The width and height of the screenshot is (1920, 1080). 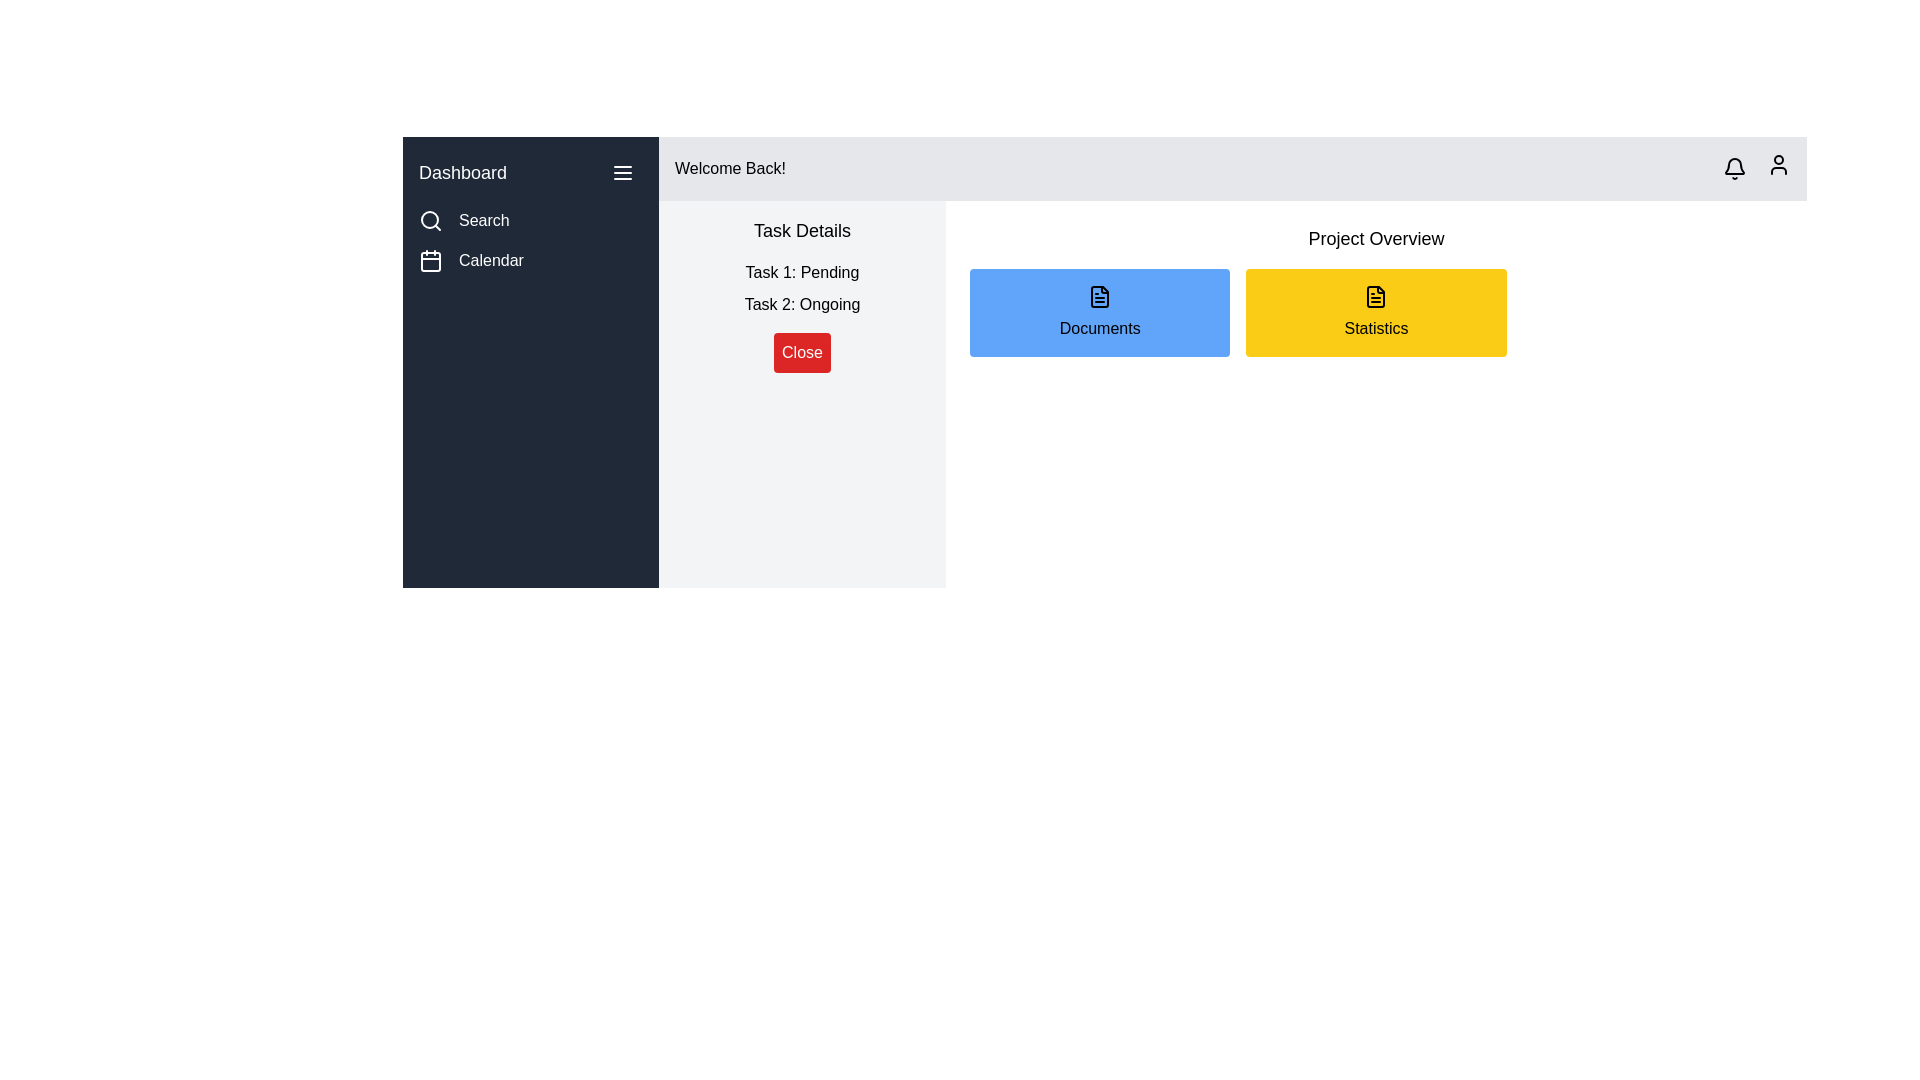 I want to click on the 'Statistics' icon located in the second box of the 'Project Overview' section, so click(x=1375, y=297).